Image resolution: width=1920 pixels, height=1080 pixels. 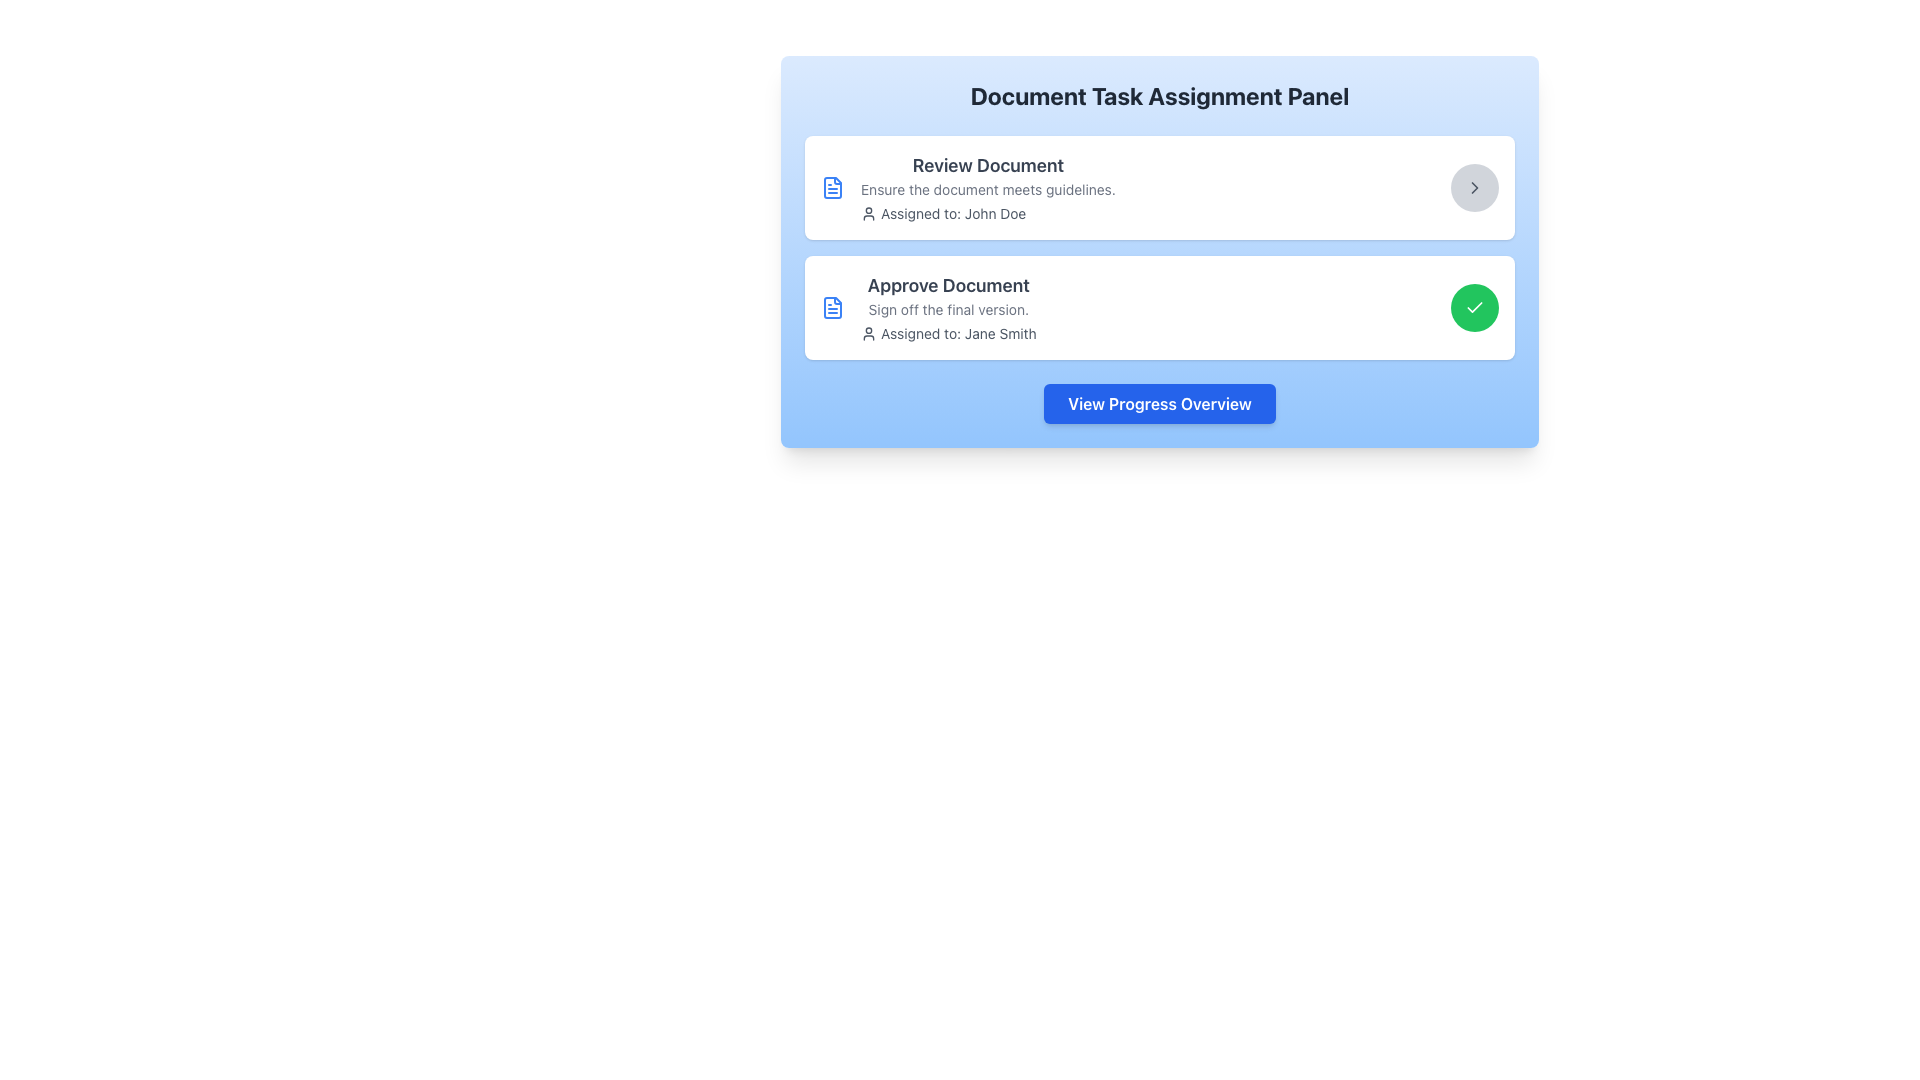 I want to click on the SVG checkmark icon contained within the green circular button, which is located next to the 'Approve Document' task, so click(x=1474, y=308).